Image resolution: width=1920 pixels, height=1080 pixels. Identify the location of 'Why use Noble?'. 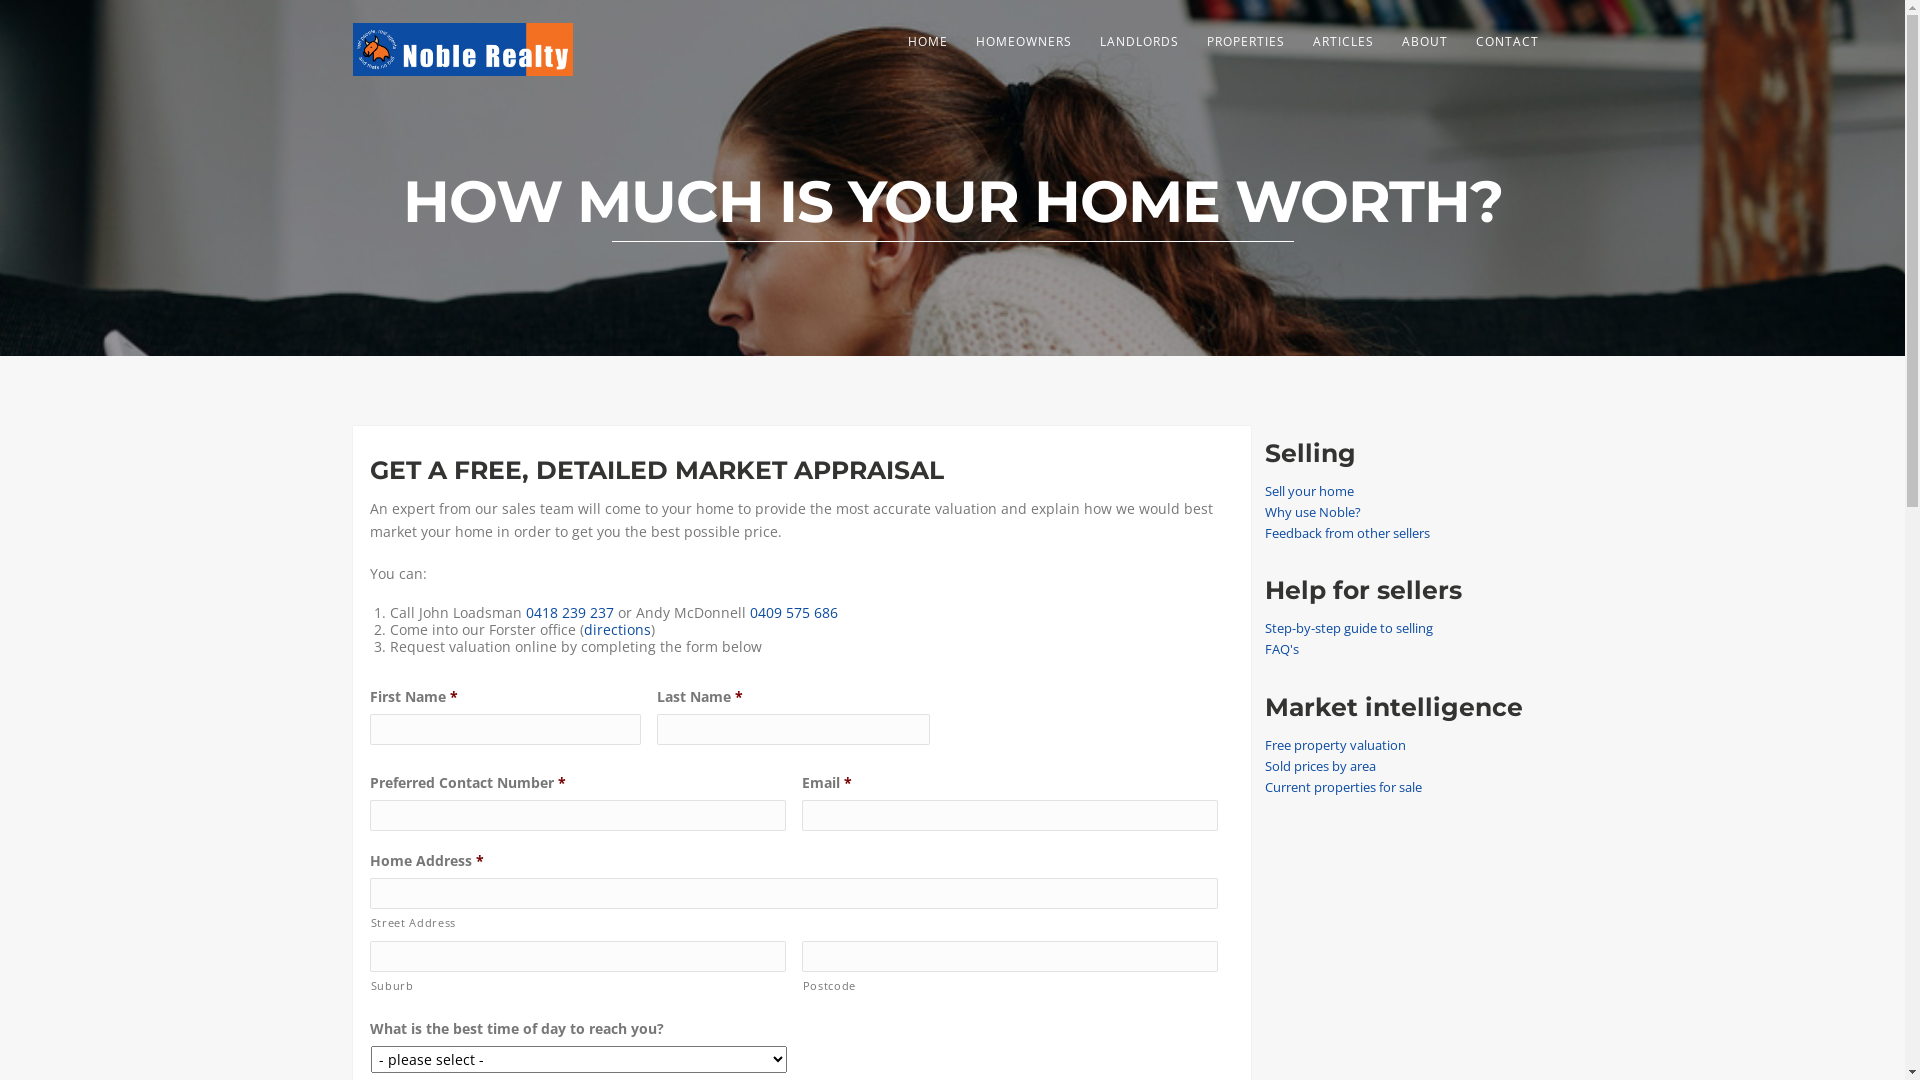
(1311, 511).